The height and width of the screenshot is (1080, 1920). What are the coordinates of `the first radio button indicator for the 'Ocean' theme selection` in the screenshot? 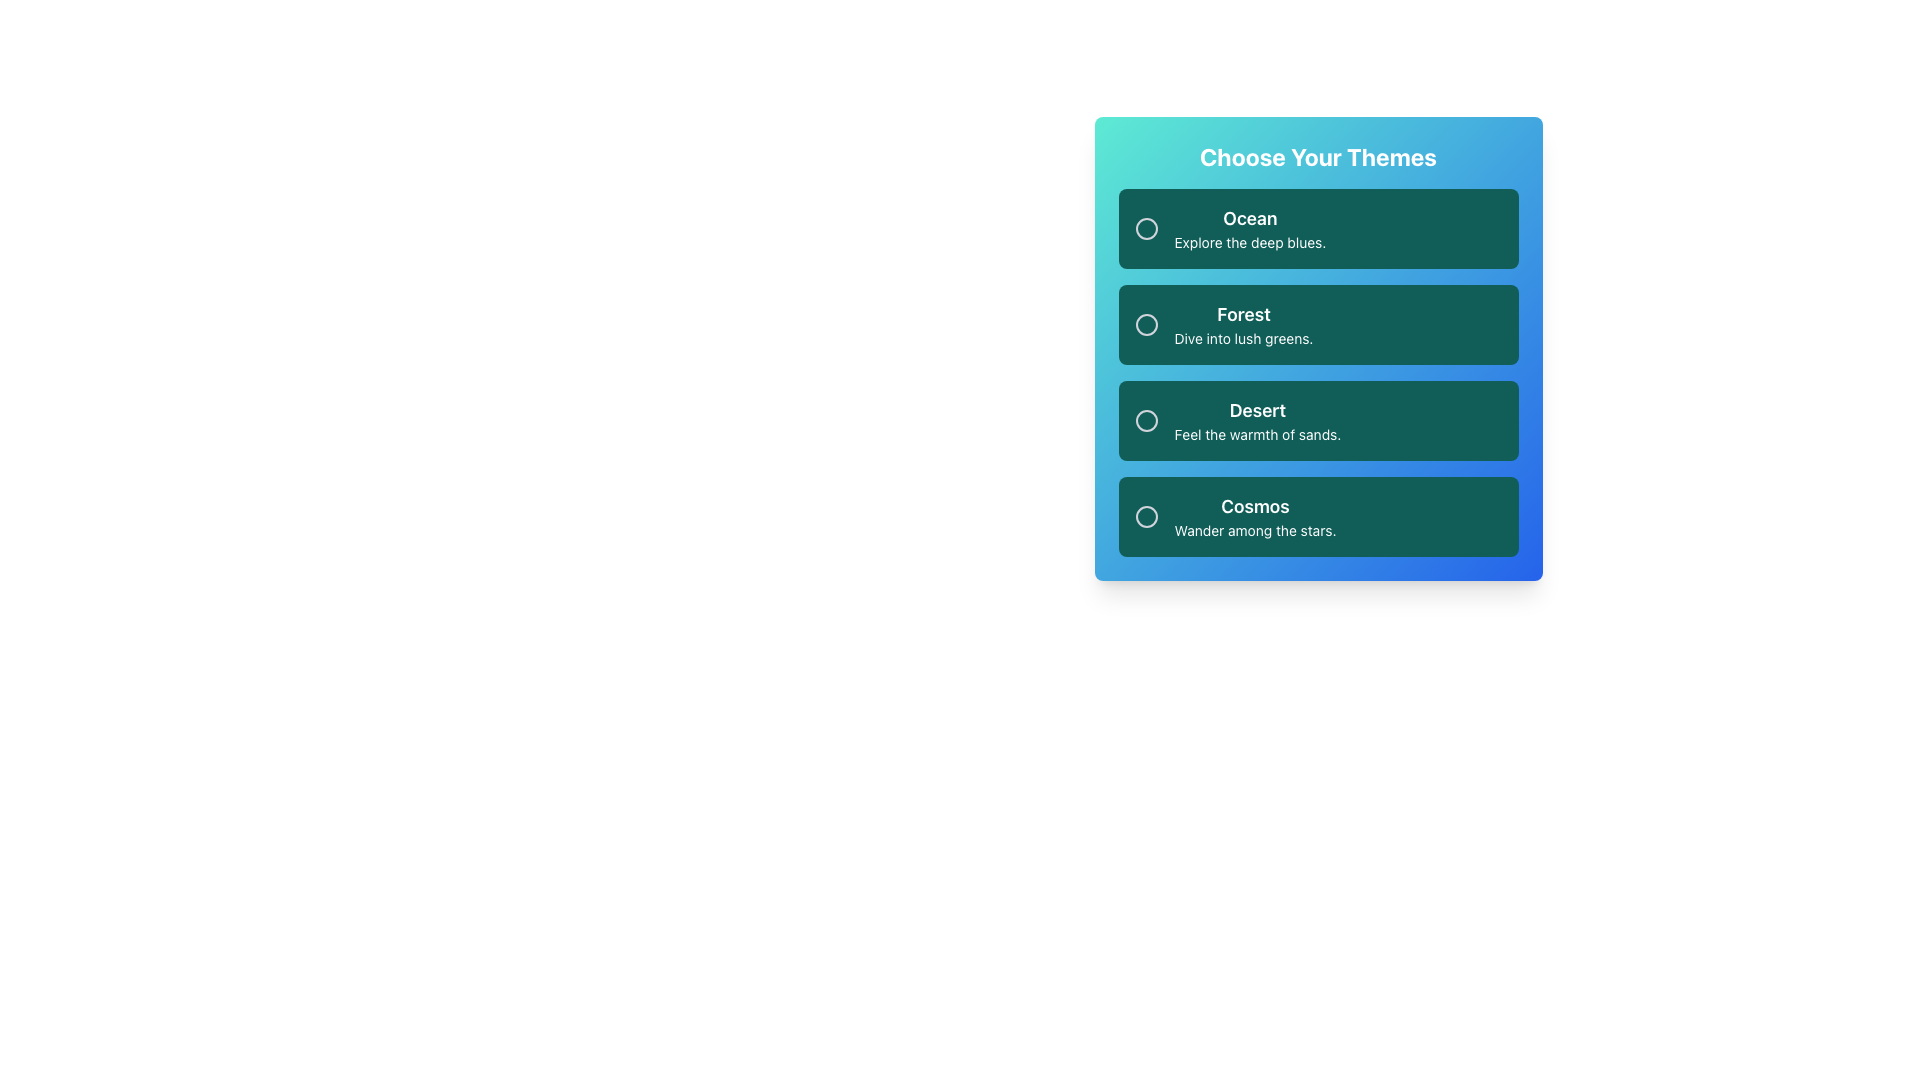 It's located at (1146, 227).